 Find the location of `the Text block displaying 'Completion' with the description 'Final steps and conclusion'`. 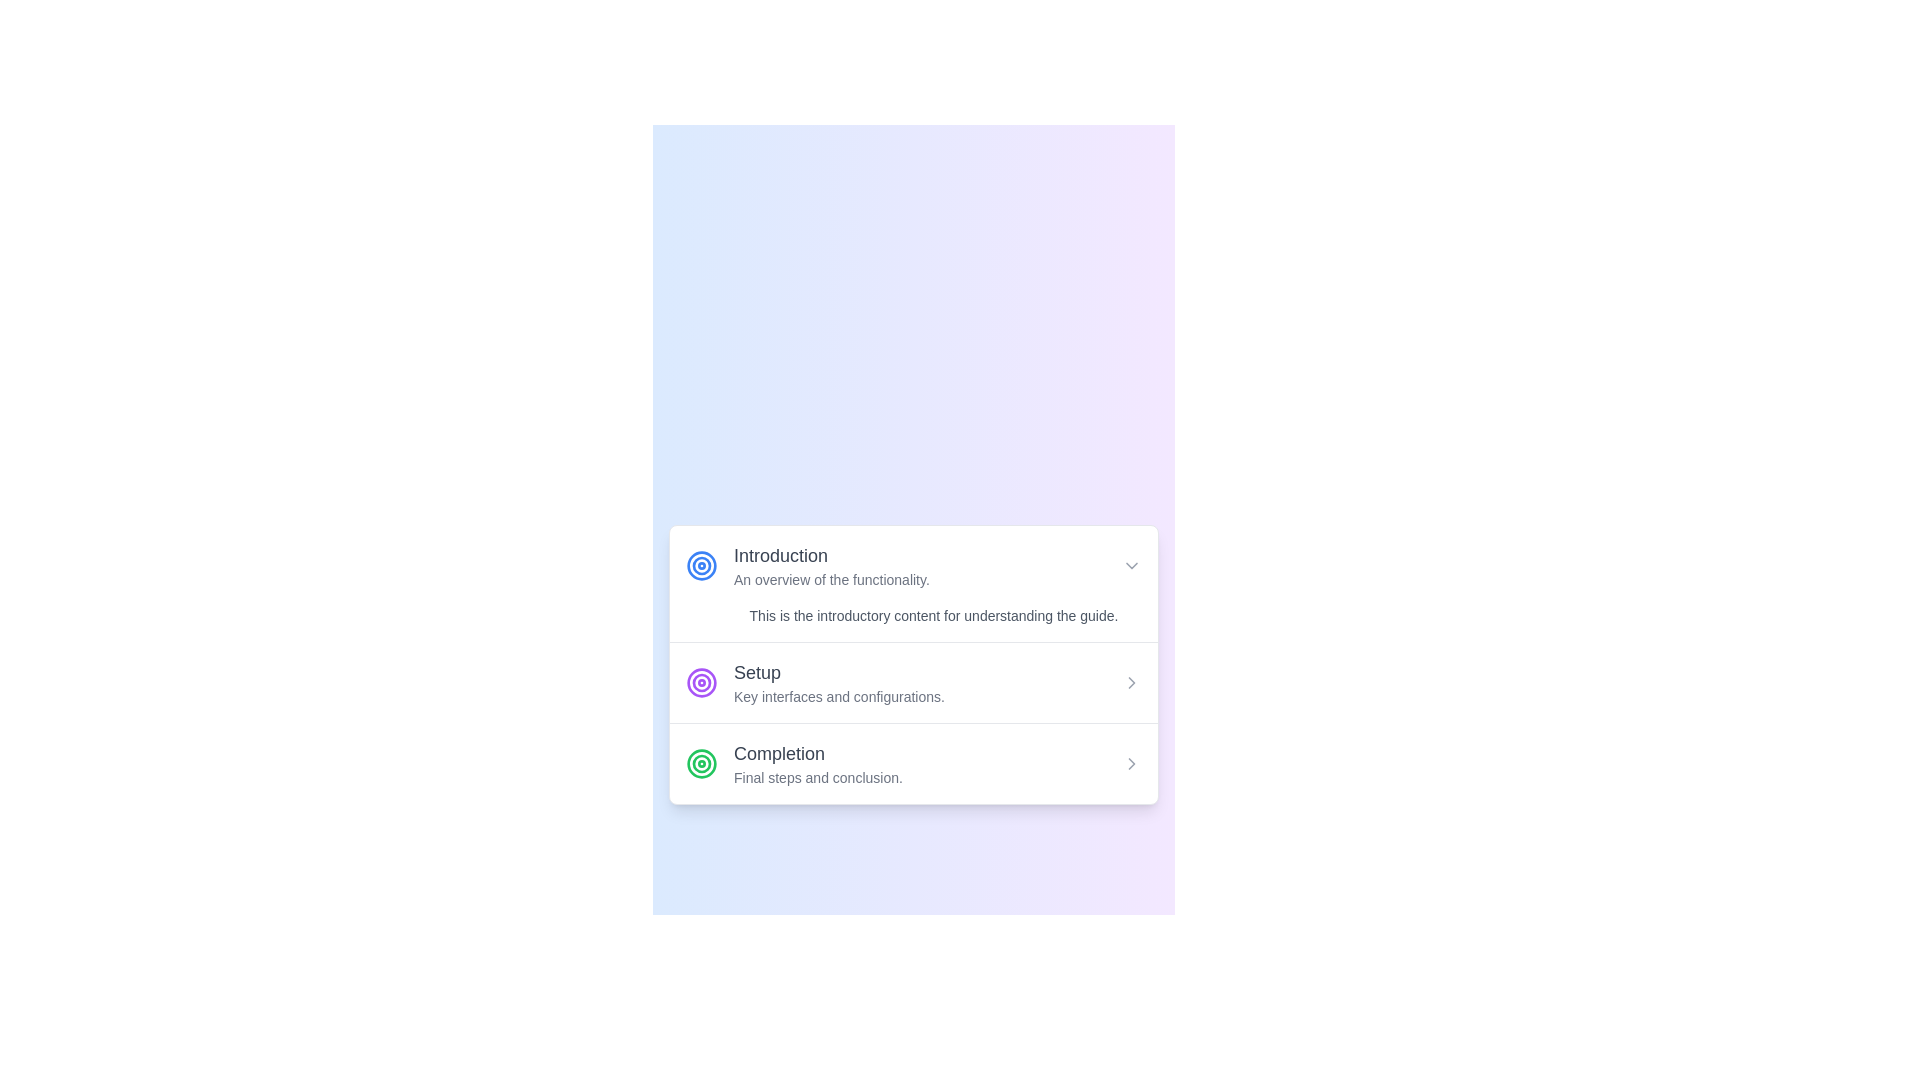

the Text block displaying 'Completion' with the description 'Final steps and conclusion' is located at coordinates (818, 763).